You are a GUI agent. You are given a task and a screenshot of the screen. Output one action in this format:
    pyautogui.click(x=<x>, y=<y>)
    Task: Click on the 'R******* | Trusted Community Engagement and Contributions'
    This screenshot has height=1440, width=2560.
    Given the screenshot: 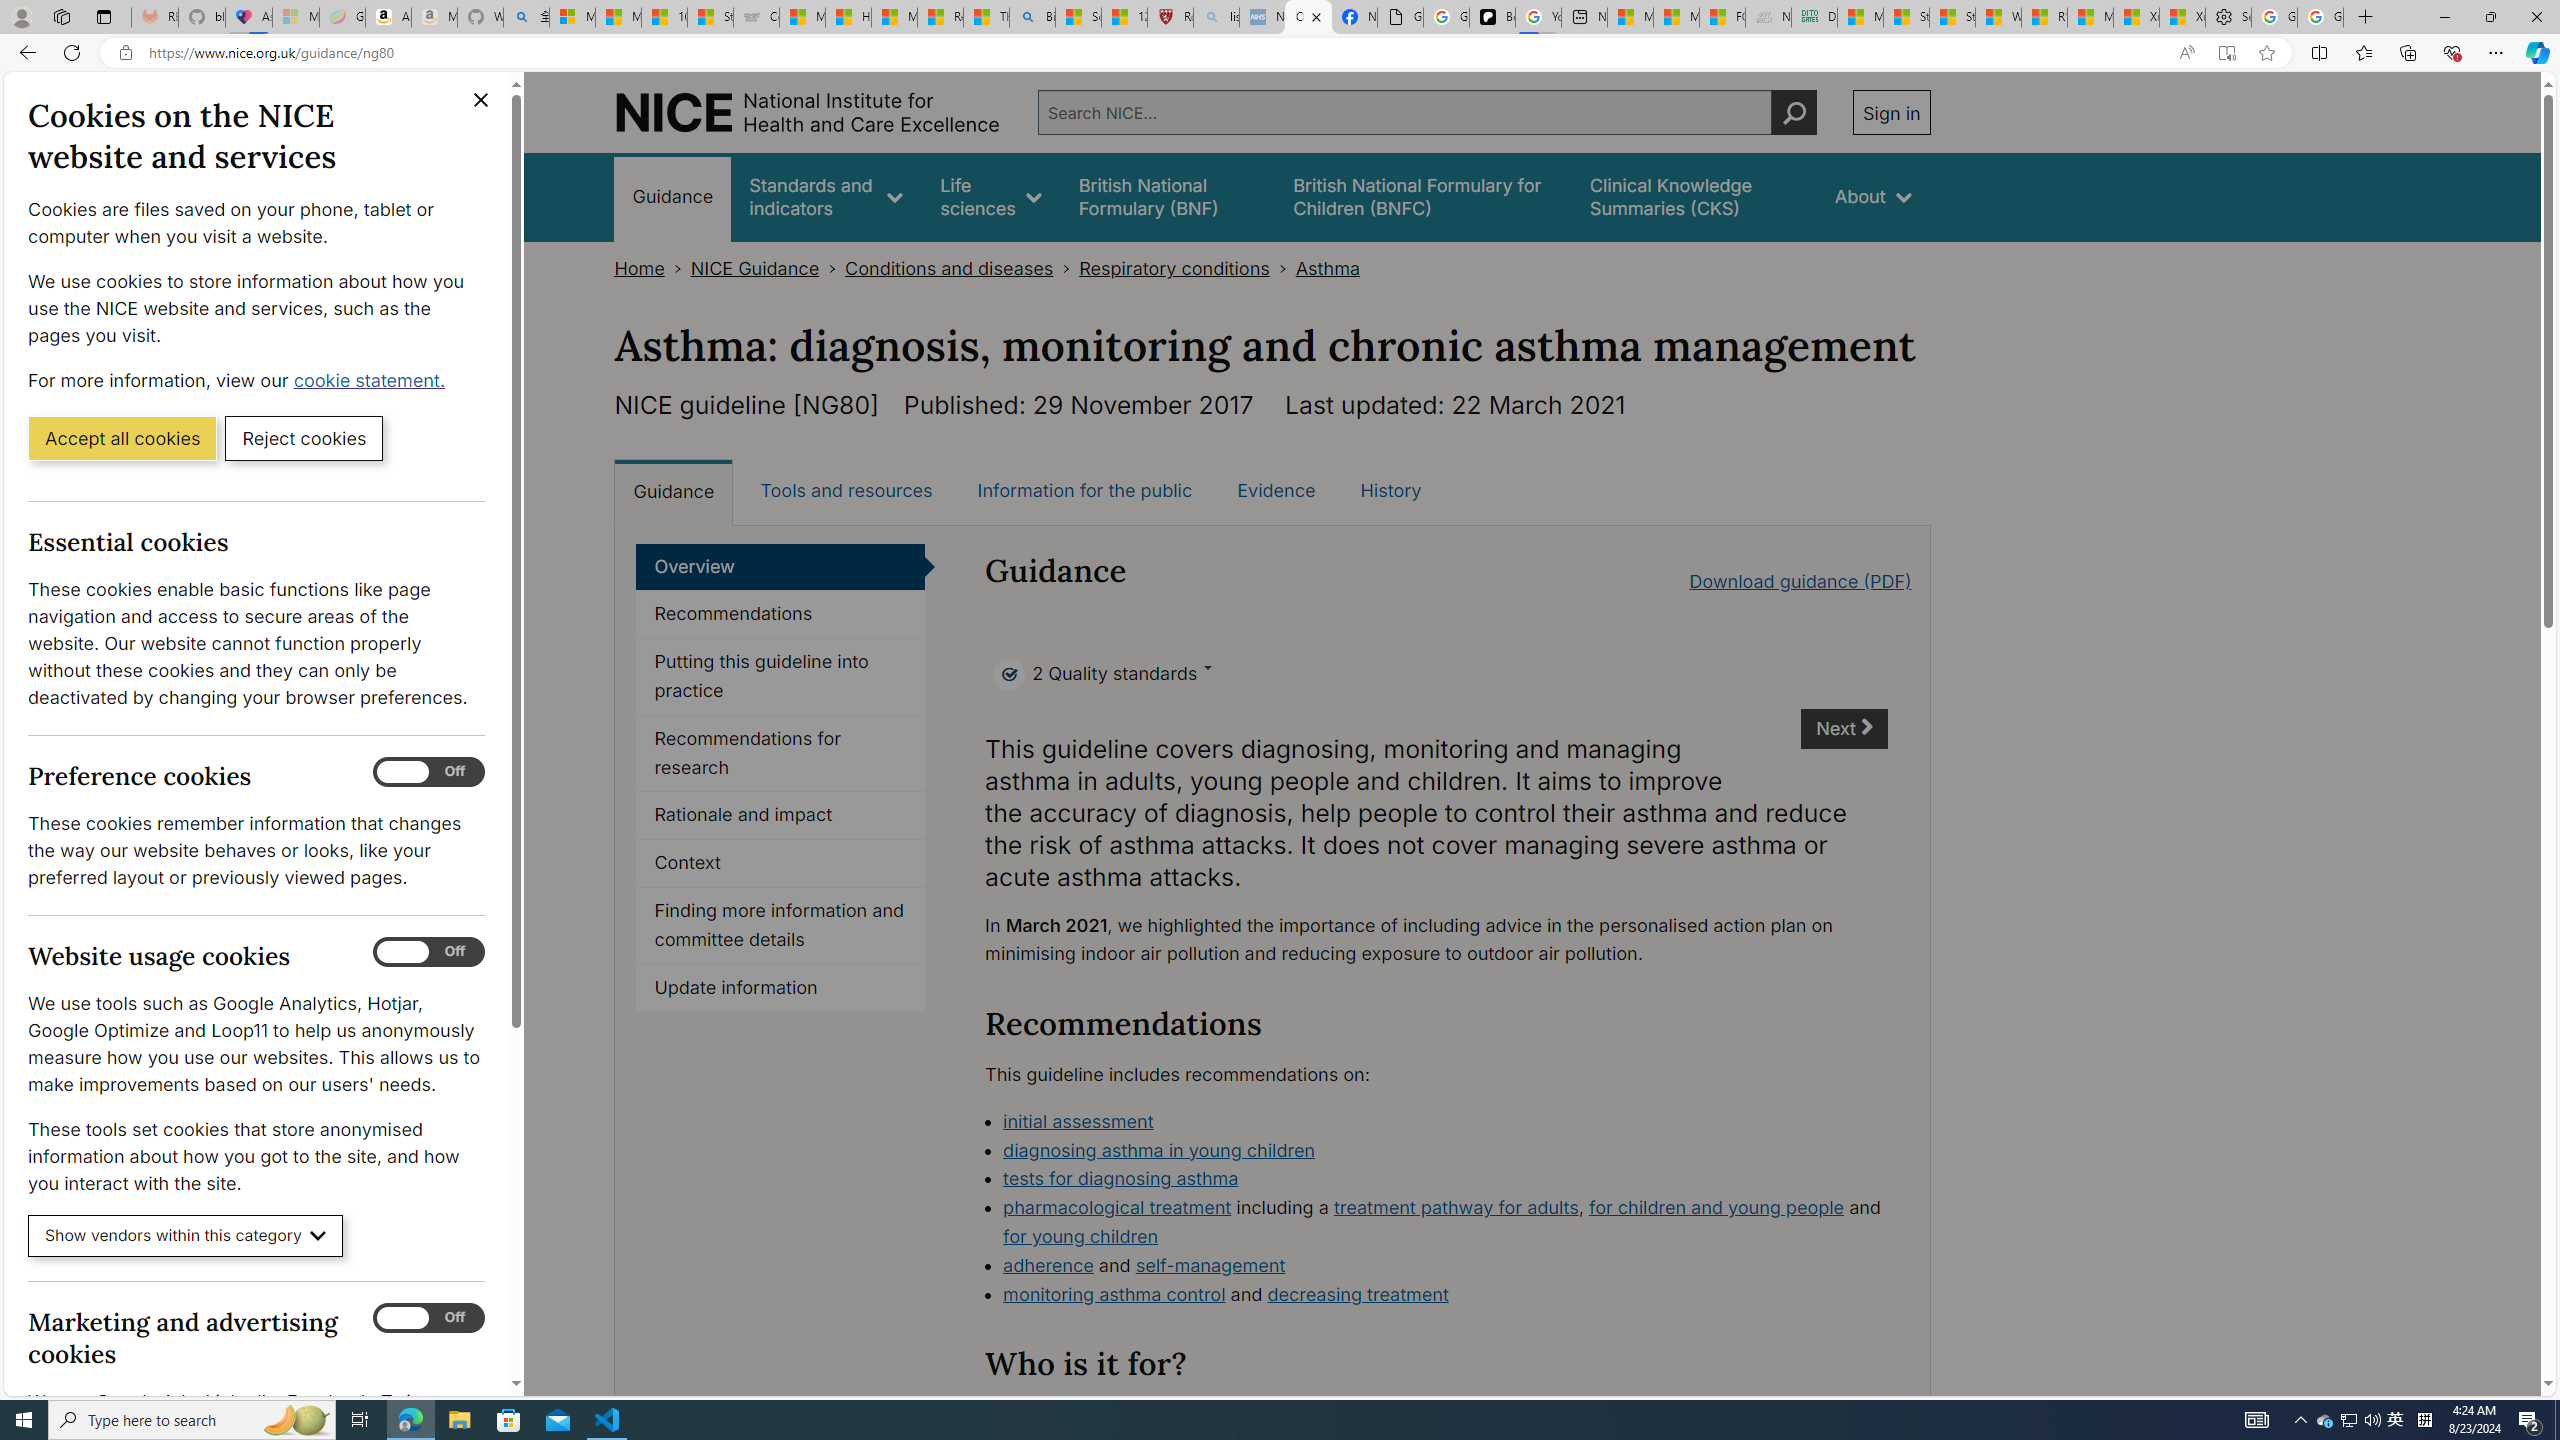 What is the action you would take?
    pyautogui.click(x=2043, y=16)
    